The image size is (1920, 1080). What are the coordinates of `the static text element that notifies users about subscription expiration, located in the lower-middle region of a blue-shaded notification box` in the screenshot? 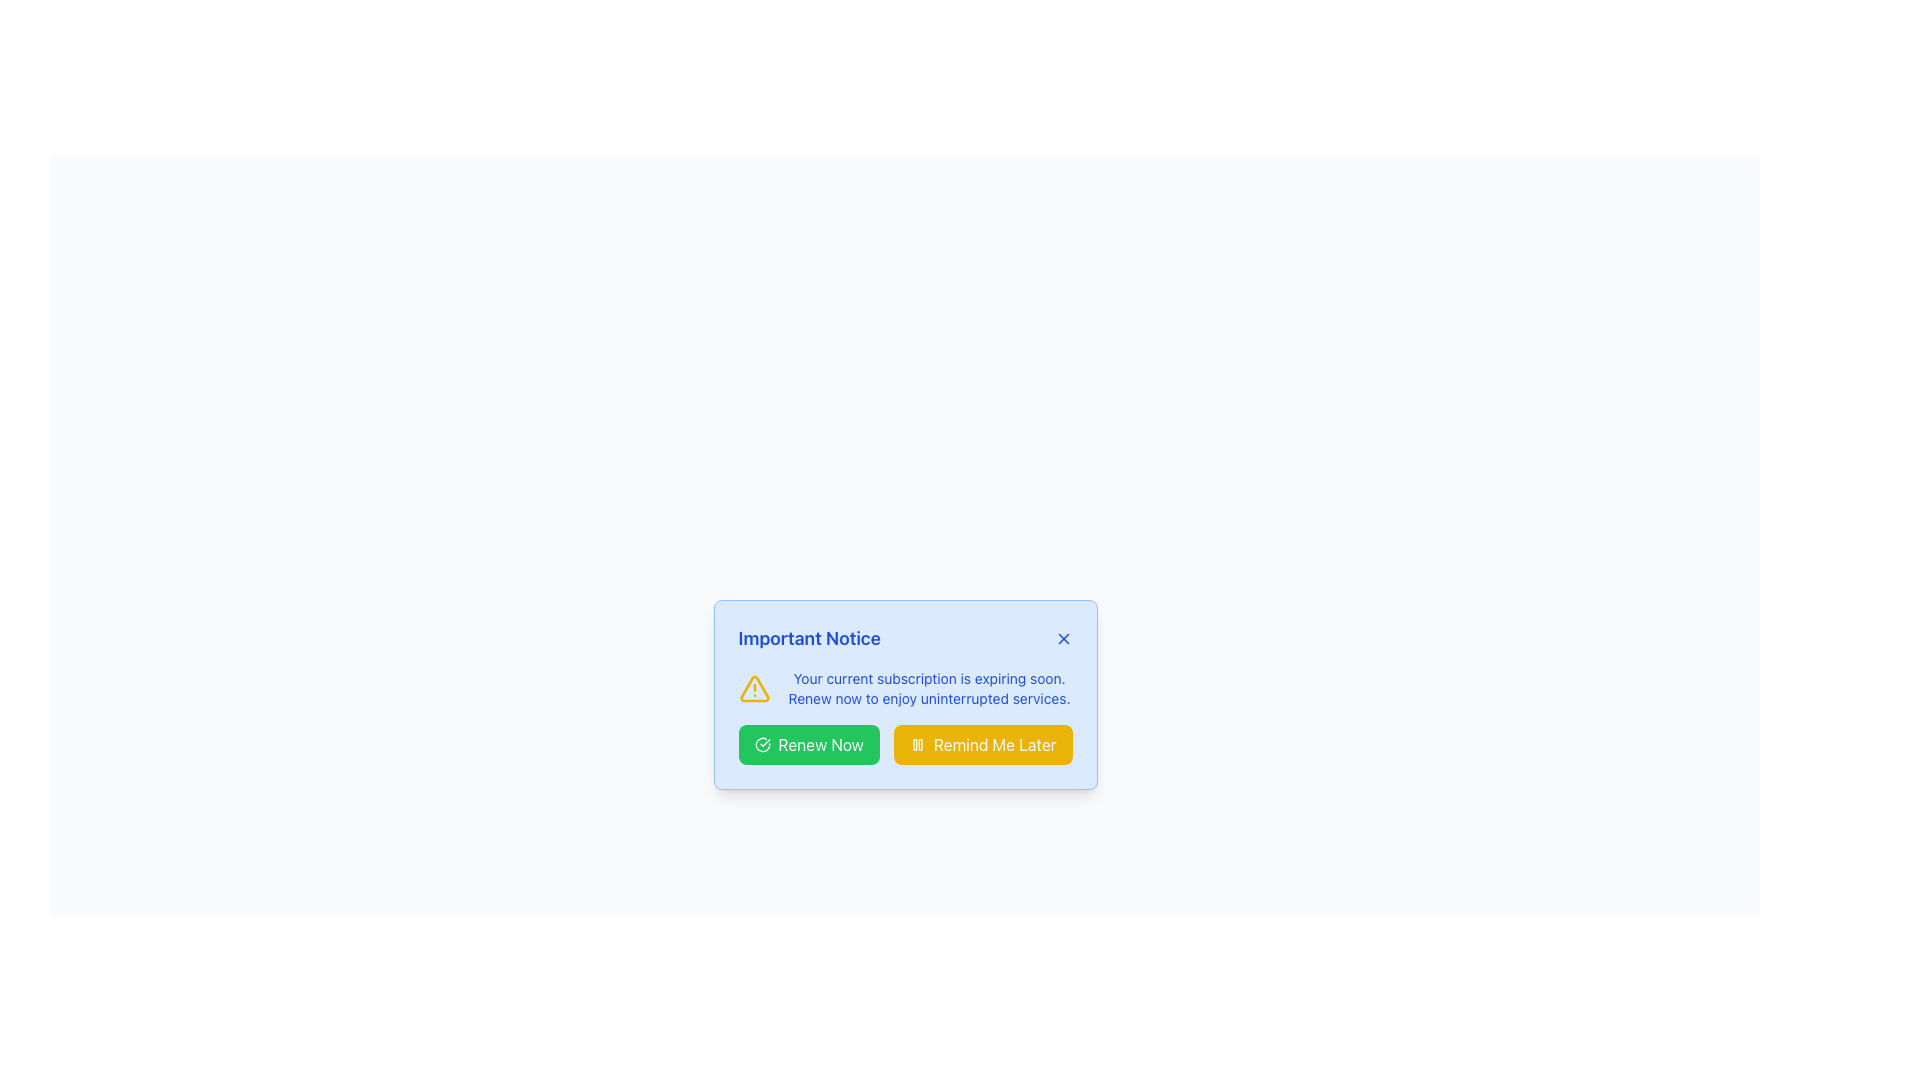 It's located at (928, 688).